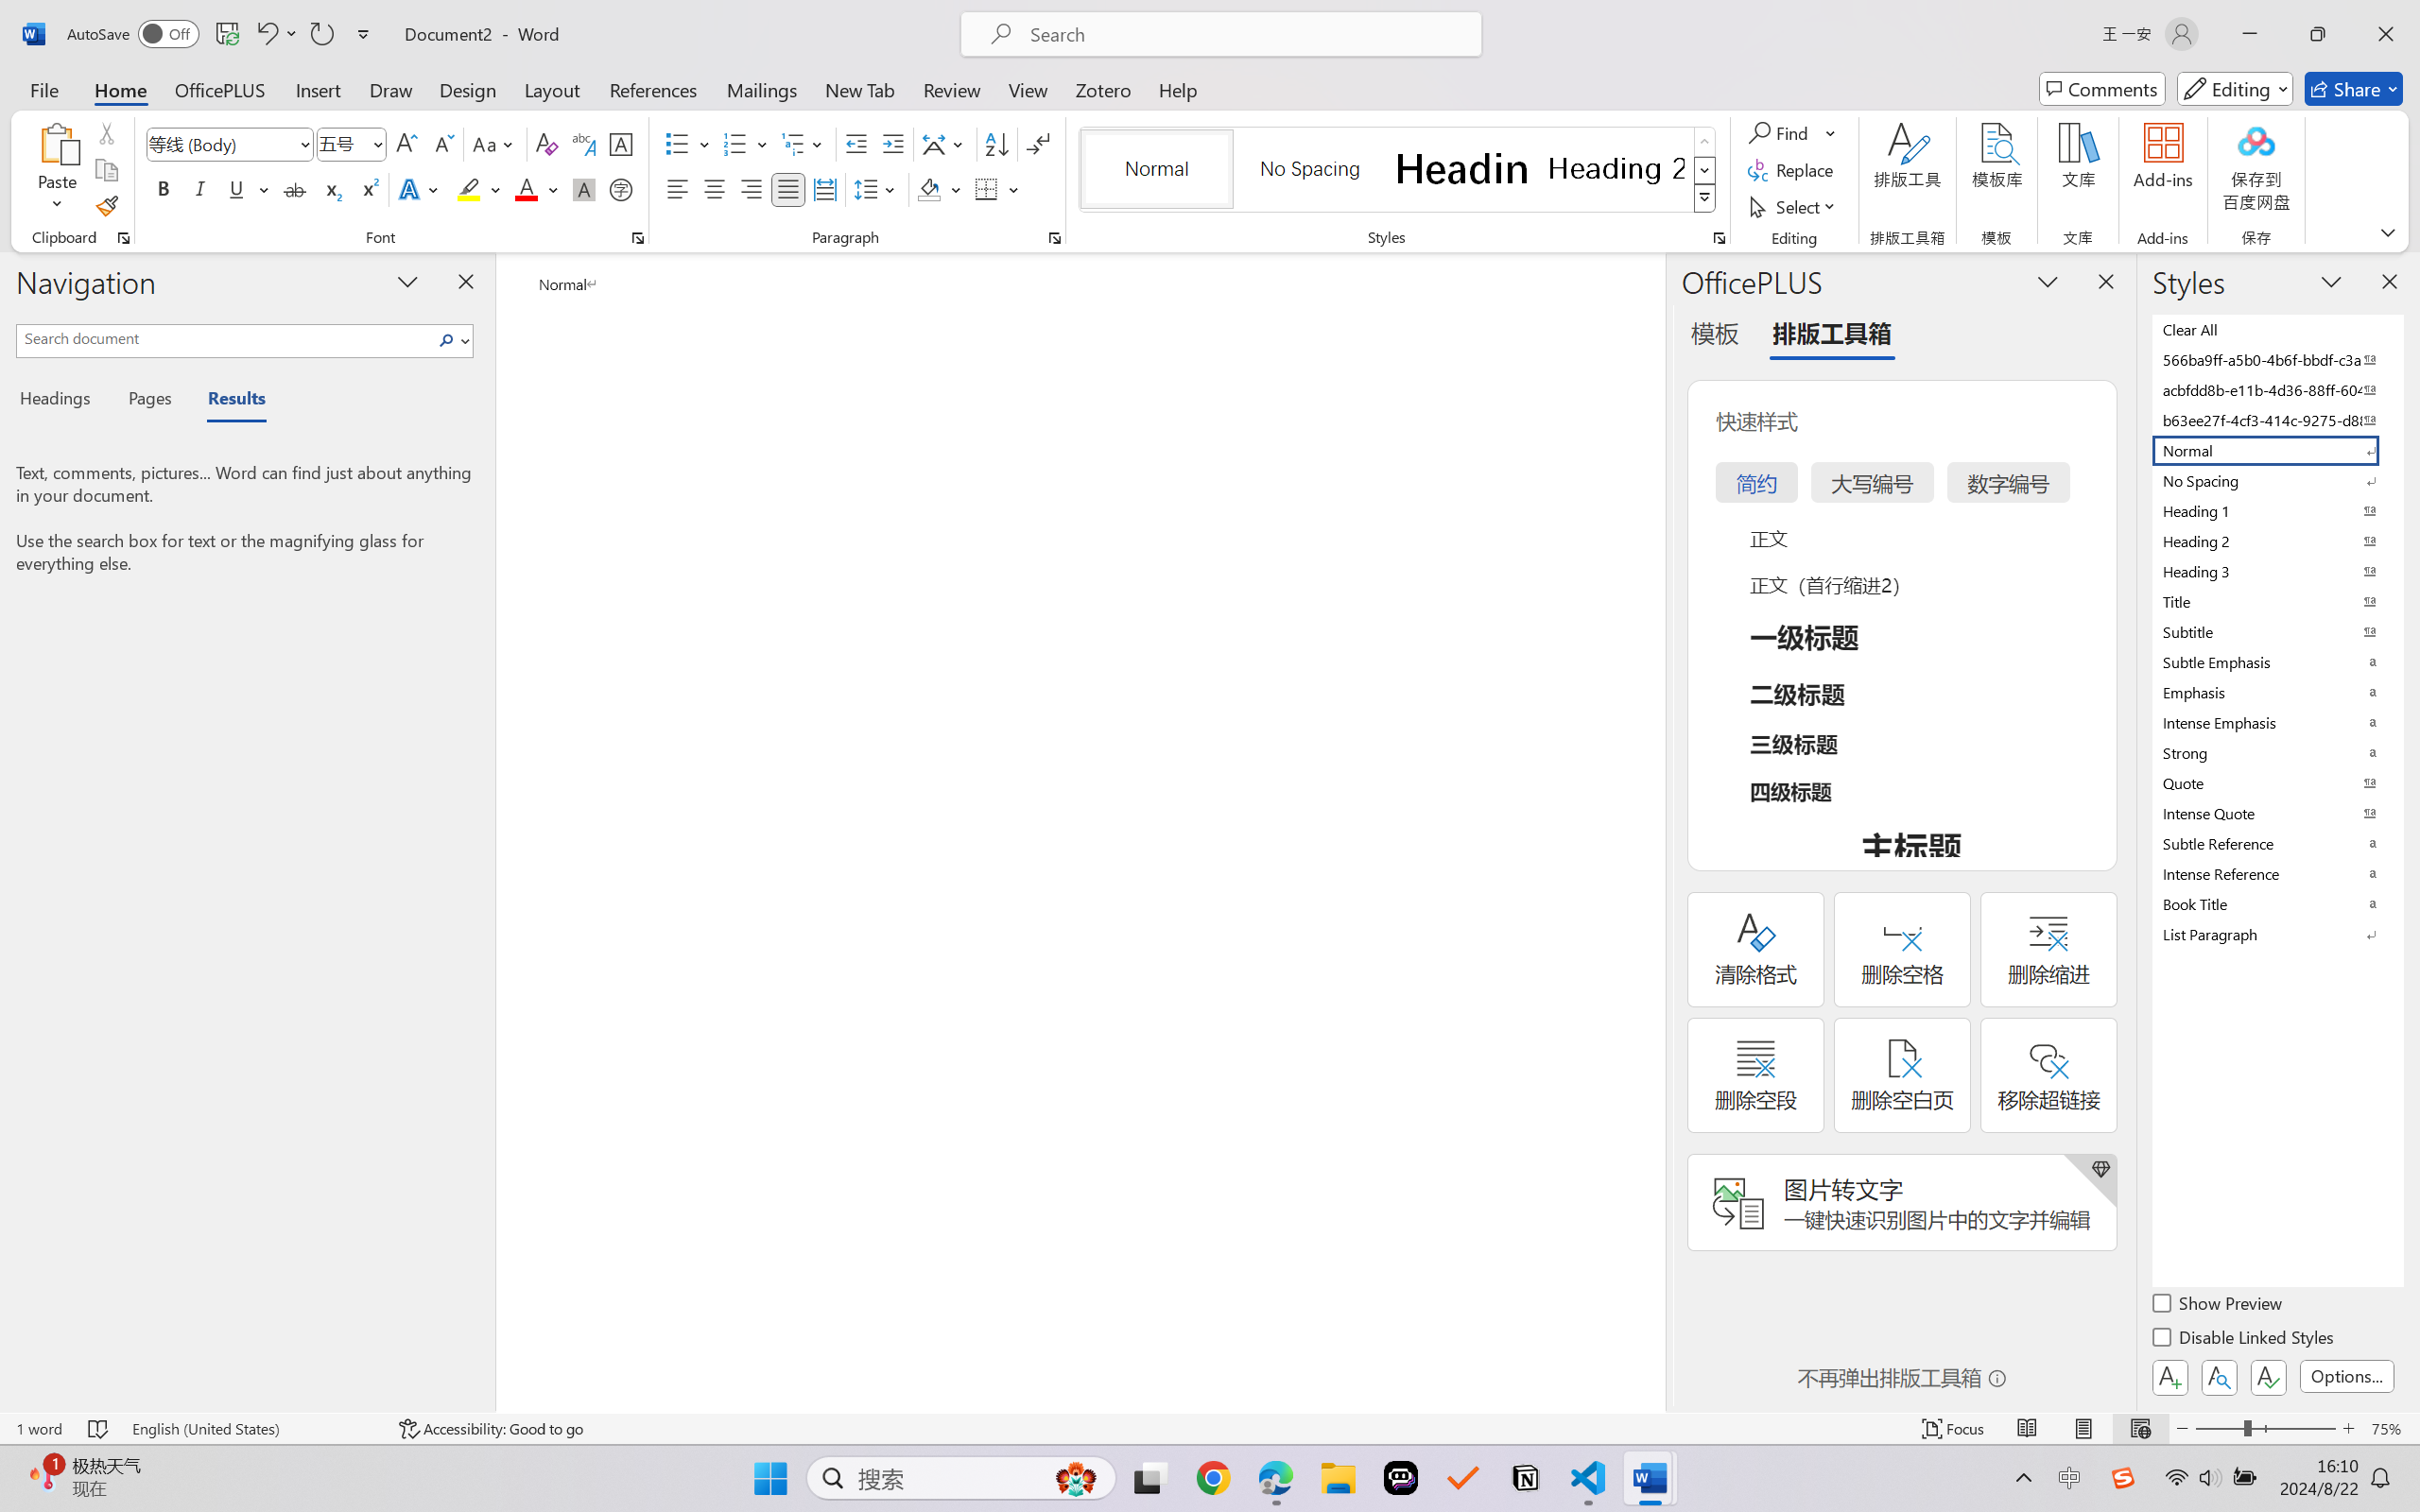 Image resolution: width=2420 pixels, height=1512 pixels. Describe the element at coordinates (2275, 388) in the screenshot. I see `'acbfdd8b-e11b-4d36-88ff-6049b138f862'` at that location.